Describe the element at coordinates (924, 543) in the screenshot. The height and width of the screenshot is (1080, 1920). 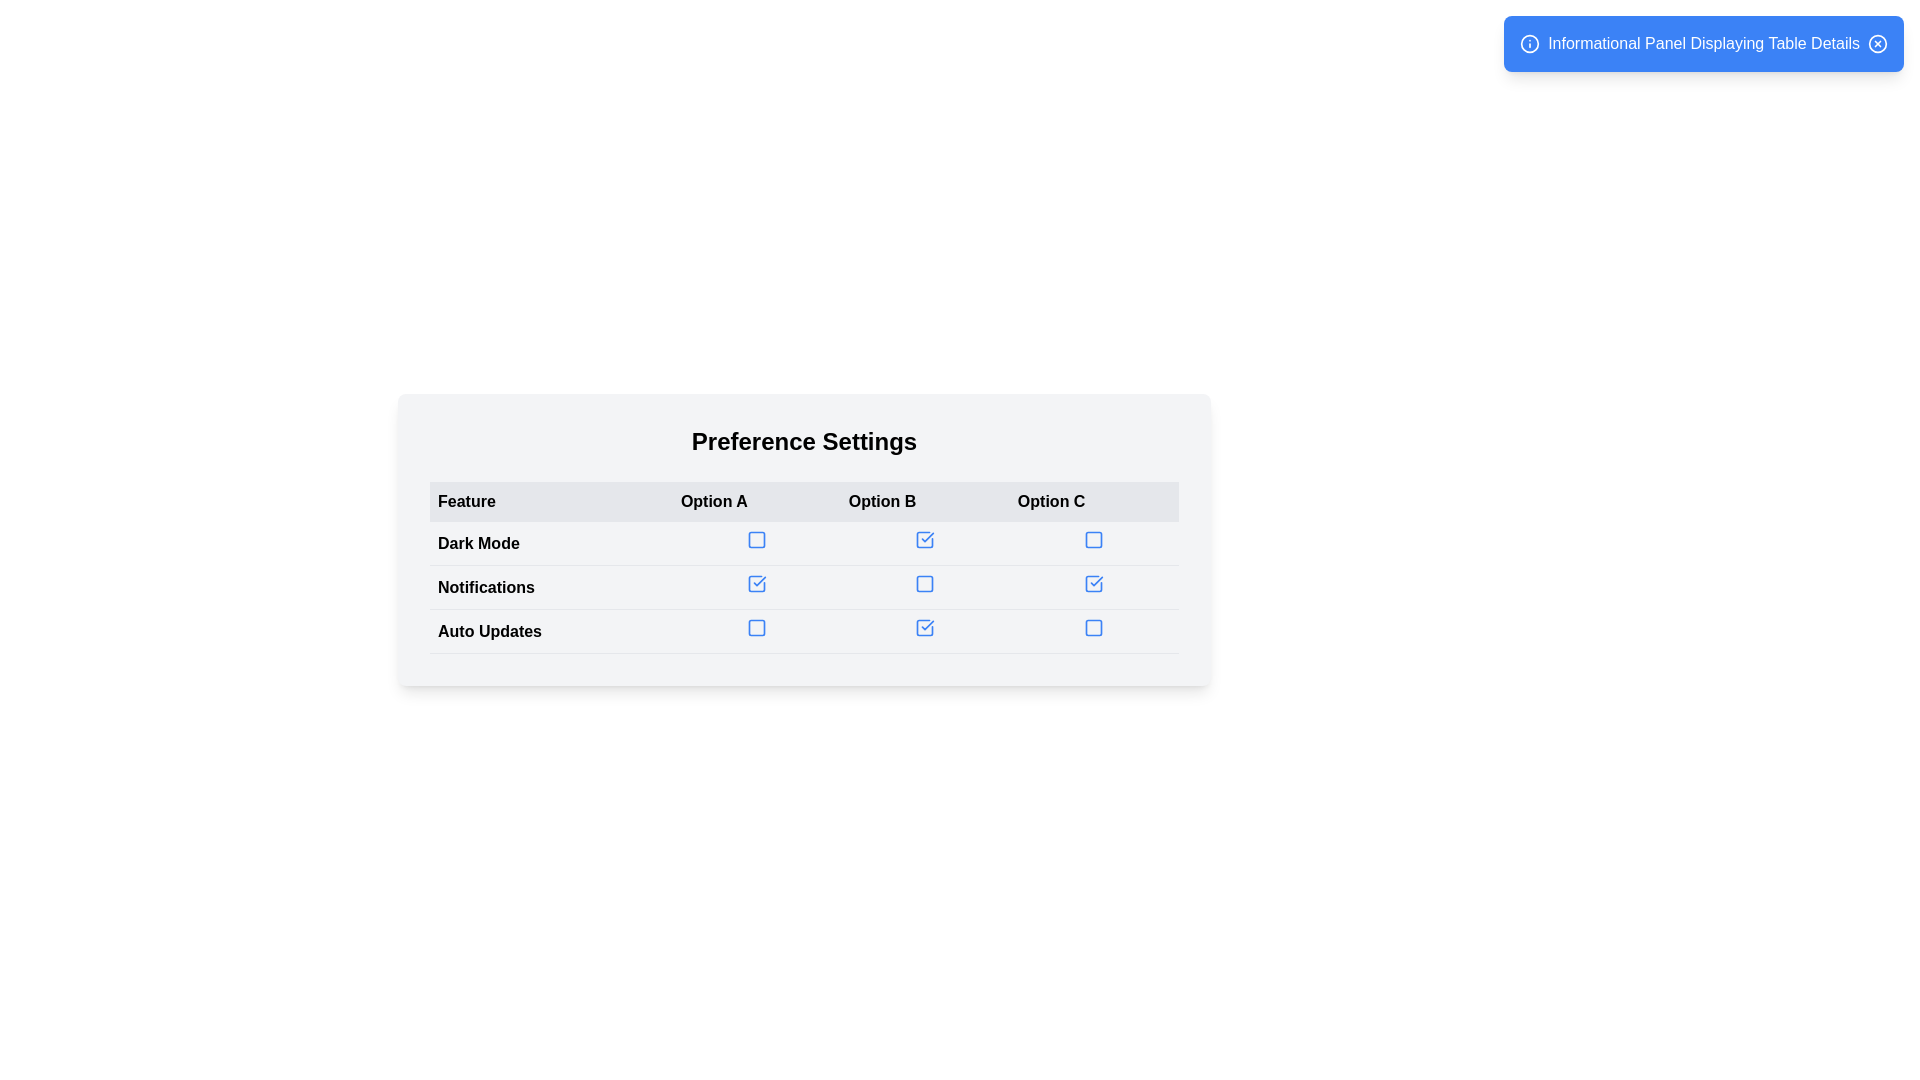
I see `the checkbox for 'Option B' in the 'Preference Settings' table` at that location.